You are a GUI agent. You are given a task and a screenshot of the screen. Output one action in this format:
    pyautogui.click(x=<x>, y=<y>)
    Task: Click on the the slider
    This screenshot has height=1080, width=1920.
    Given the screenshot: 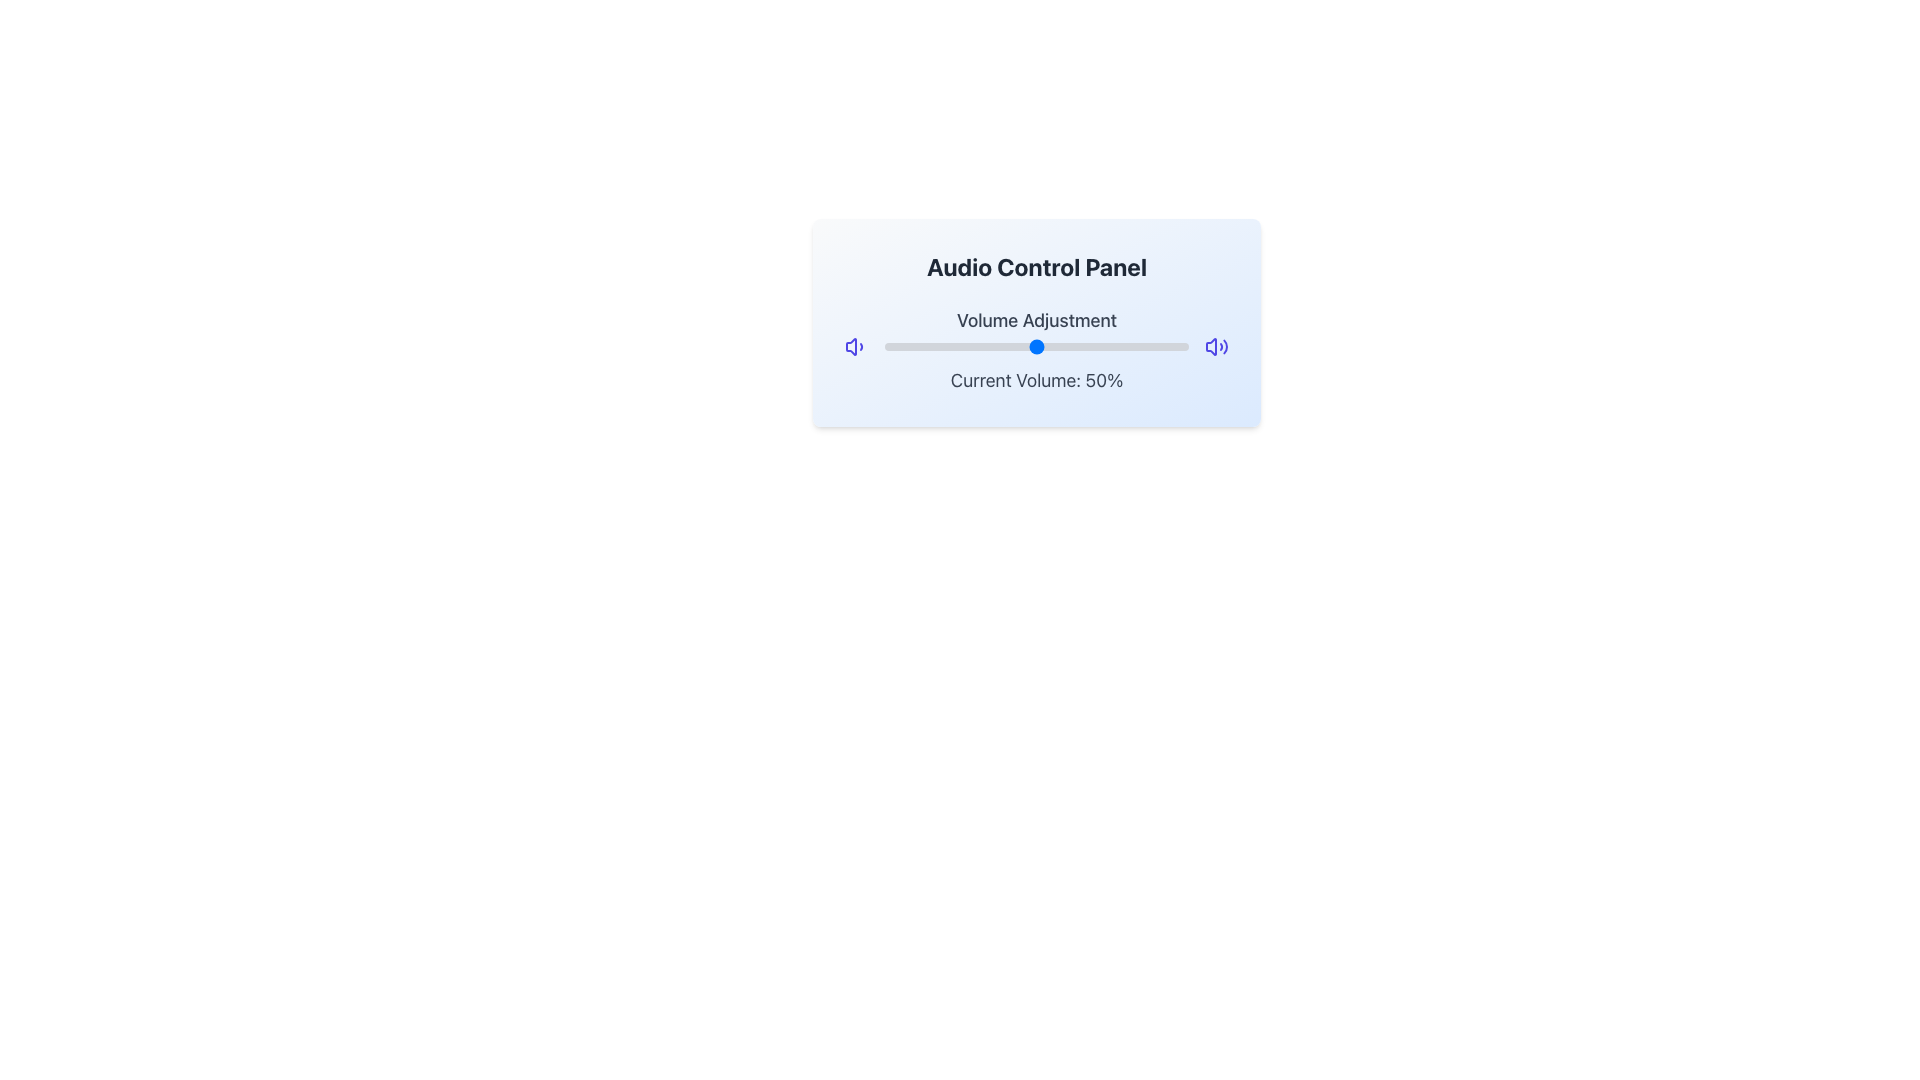 What is the action you would take?
    pyautogui.click(x=920, y=346)
    